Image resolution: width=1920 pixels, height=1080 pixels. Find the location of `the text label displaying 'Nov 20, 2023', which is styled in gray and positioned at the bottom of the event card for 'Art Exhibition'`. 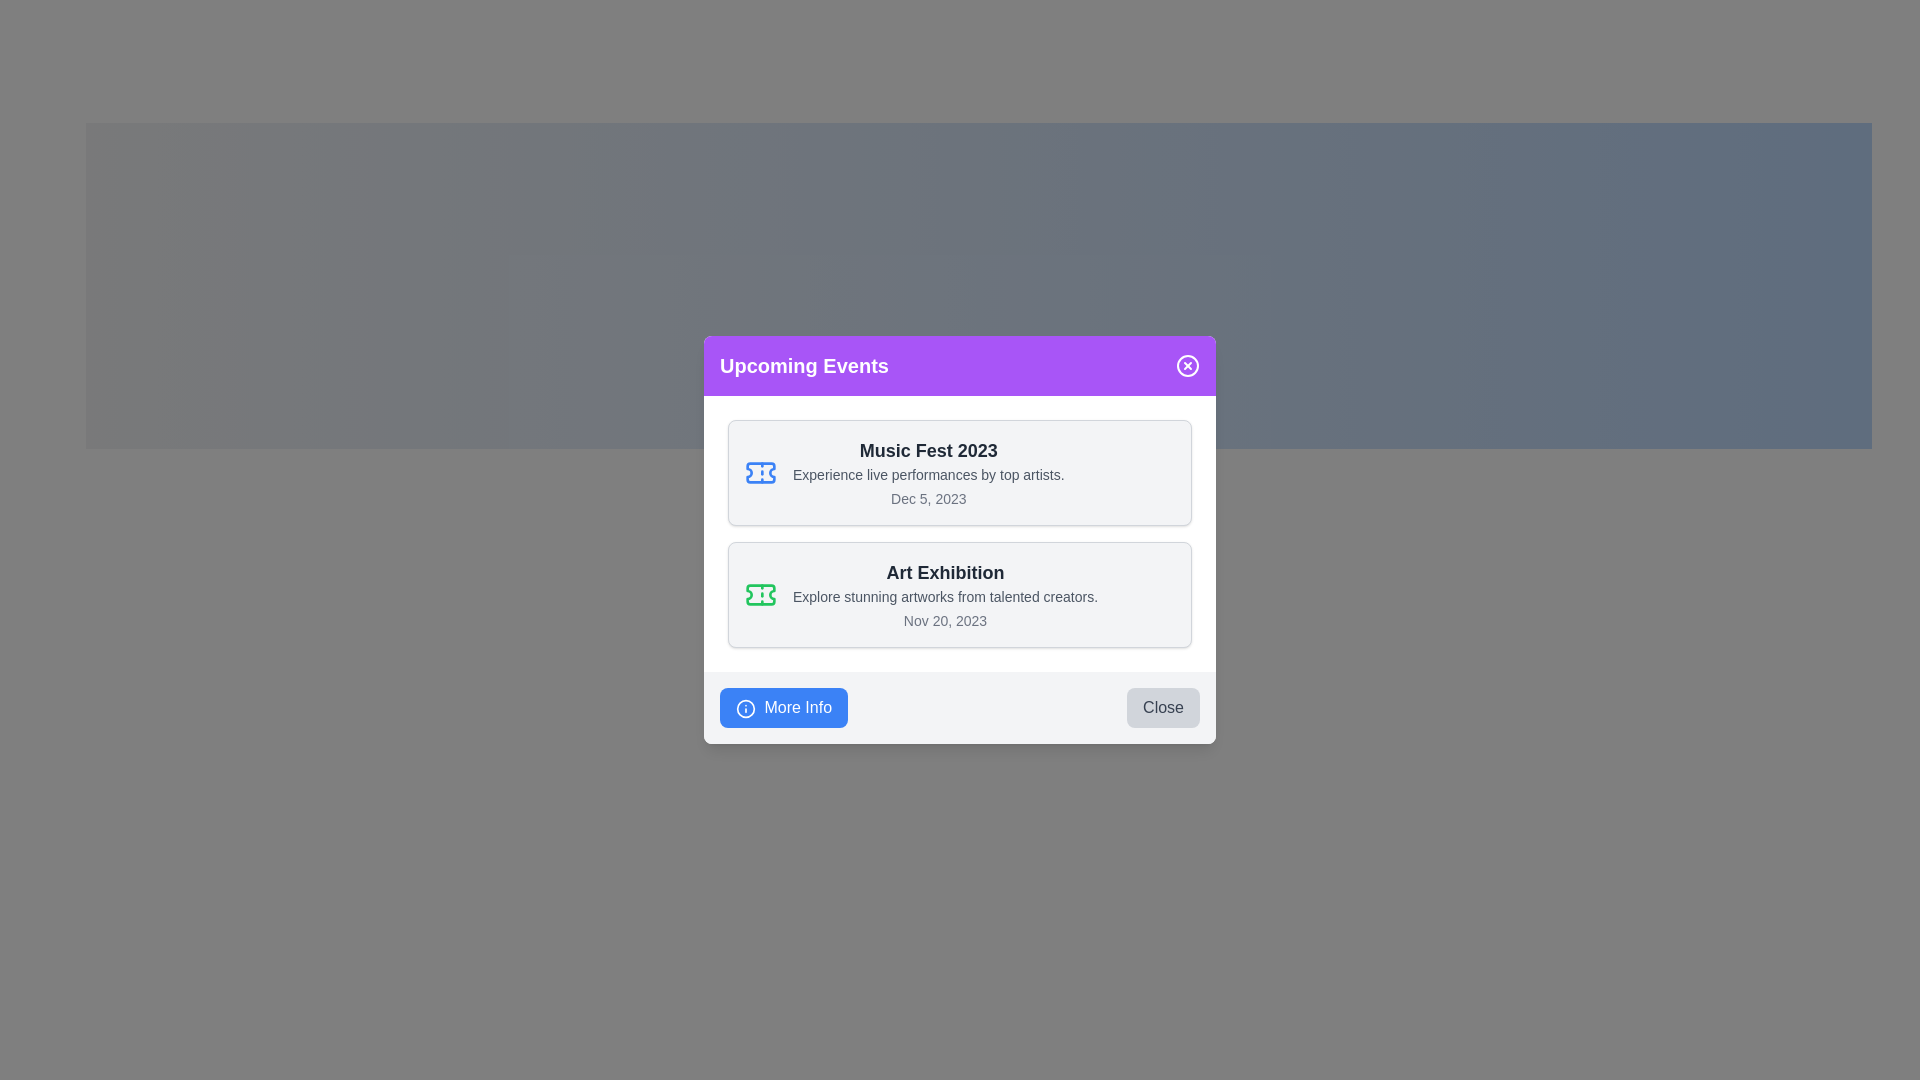

the text label displaying 'Nov 20, 2023', which is styled in gray and positioned at the bottom of the event card for 'Art Exhibition' is located at coordinates (944, 620).